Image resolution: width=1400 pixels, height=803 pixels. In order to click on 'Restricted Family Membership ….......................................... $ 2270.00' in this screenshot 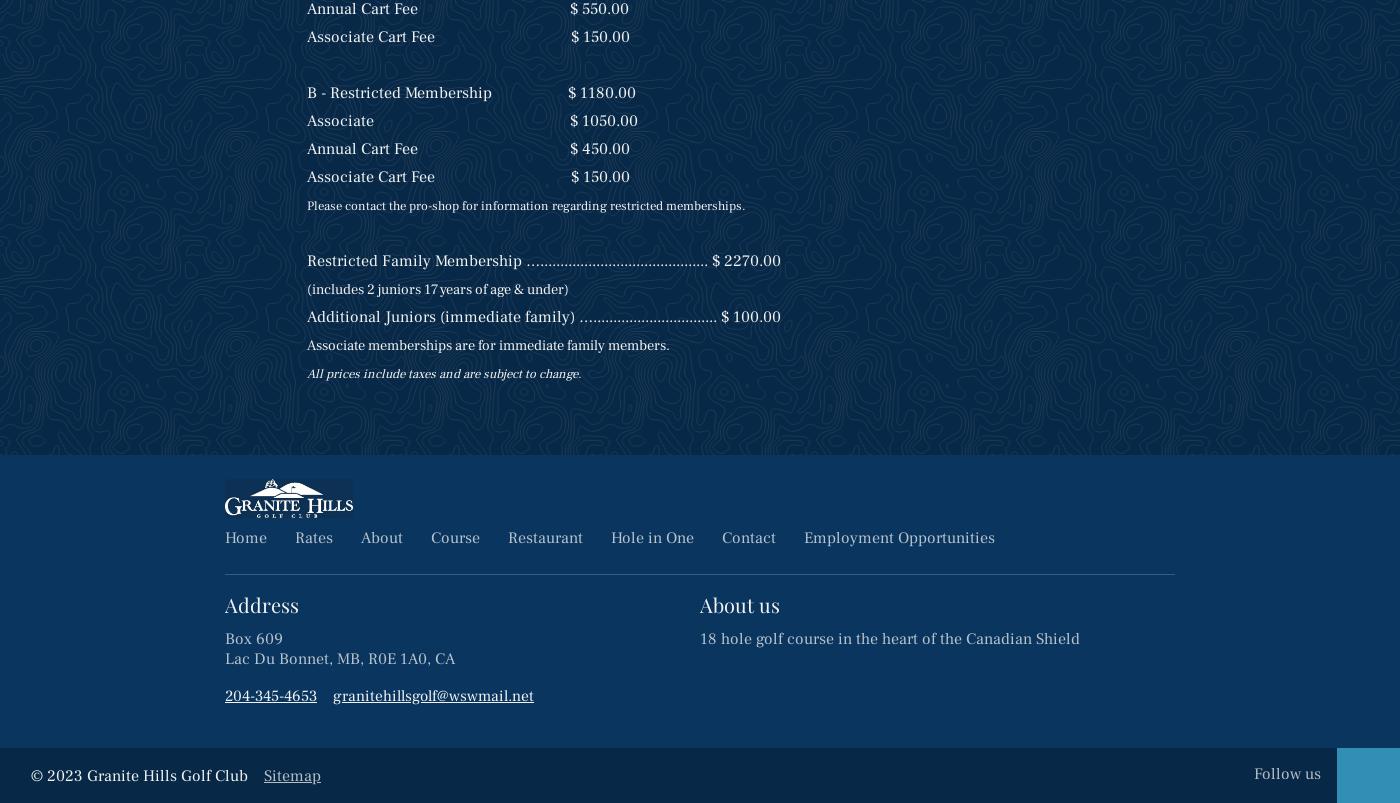, I will do `click(306, 259)`.